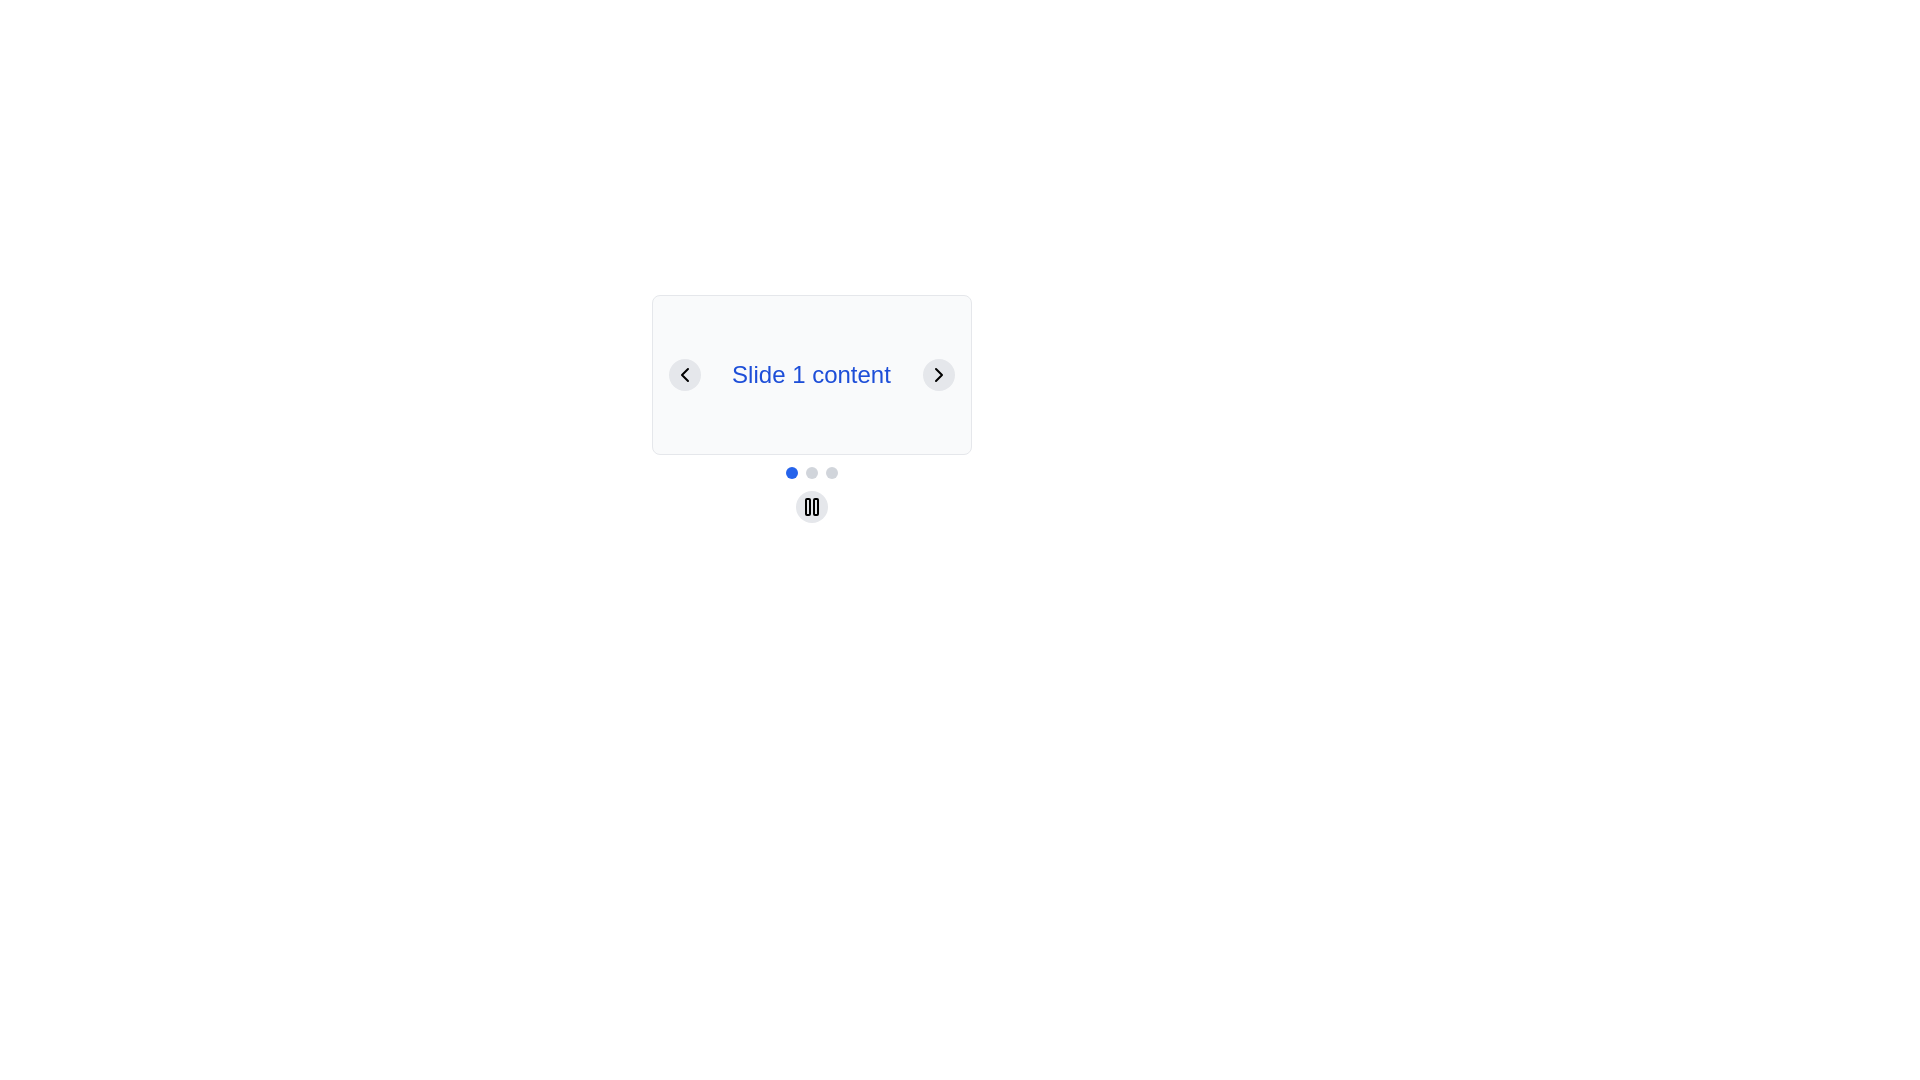 This screenshot has height=1080, width=1920. What do you see at coordinates (811, 507) in the screenshot?
I see `the pause button located centrally below the 'Slide 1 content' carousel` at bounding box center [811, 507].